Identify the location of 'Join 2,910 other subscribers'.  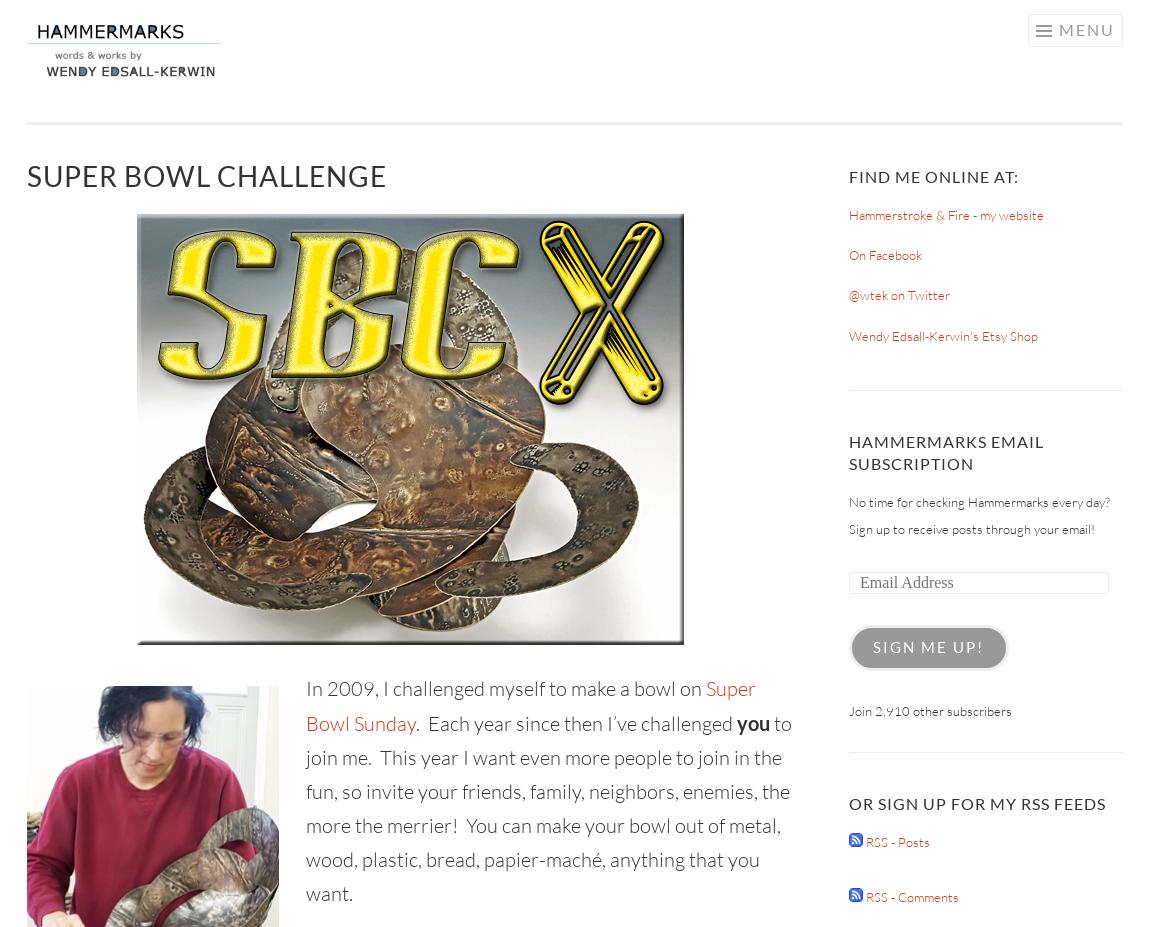
(930, 710).